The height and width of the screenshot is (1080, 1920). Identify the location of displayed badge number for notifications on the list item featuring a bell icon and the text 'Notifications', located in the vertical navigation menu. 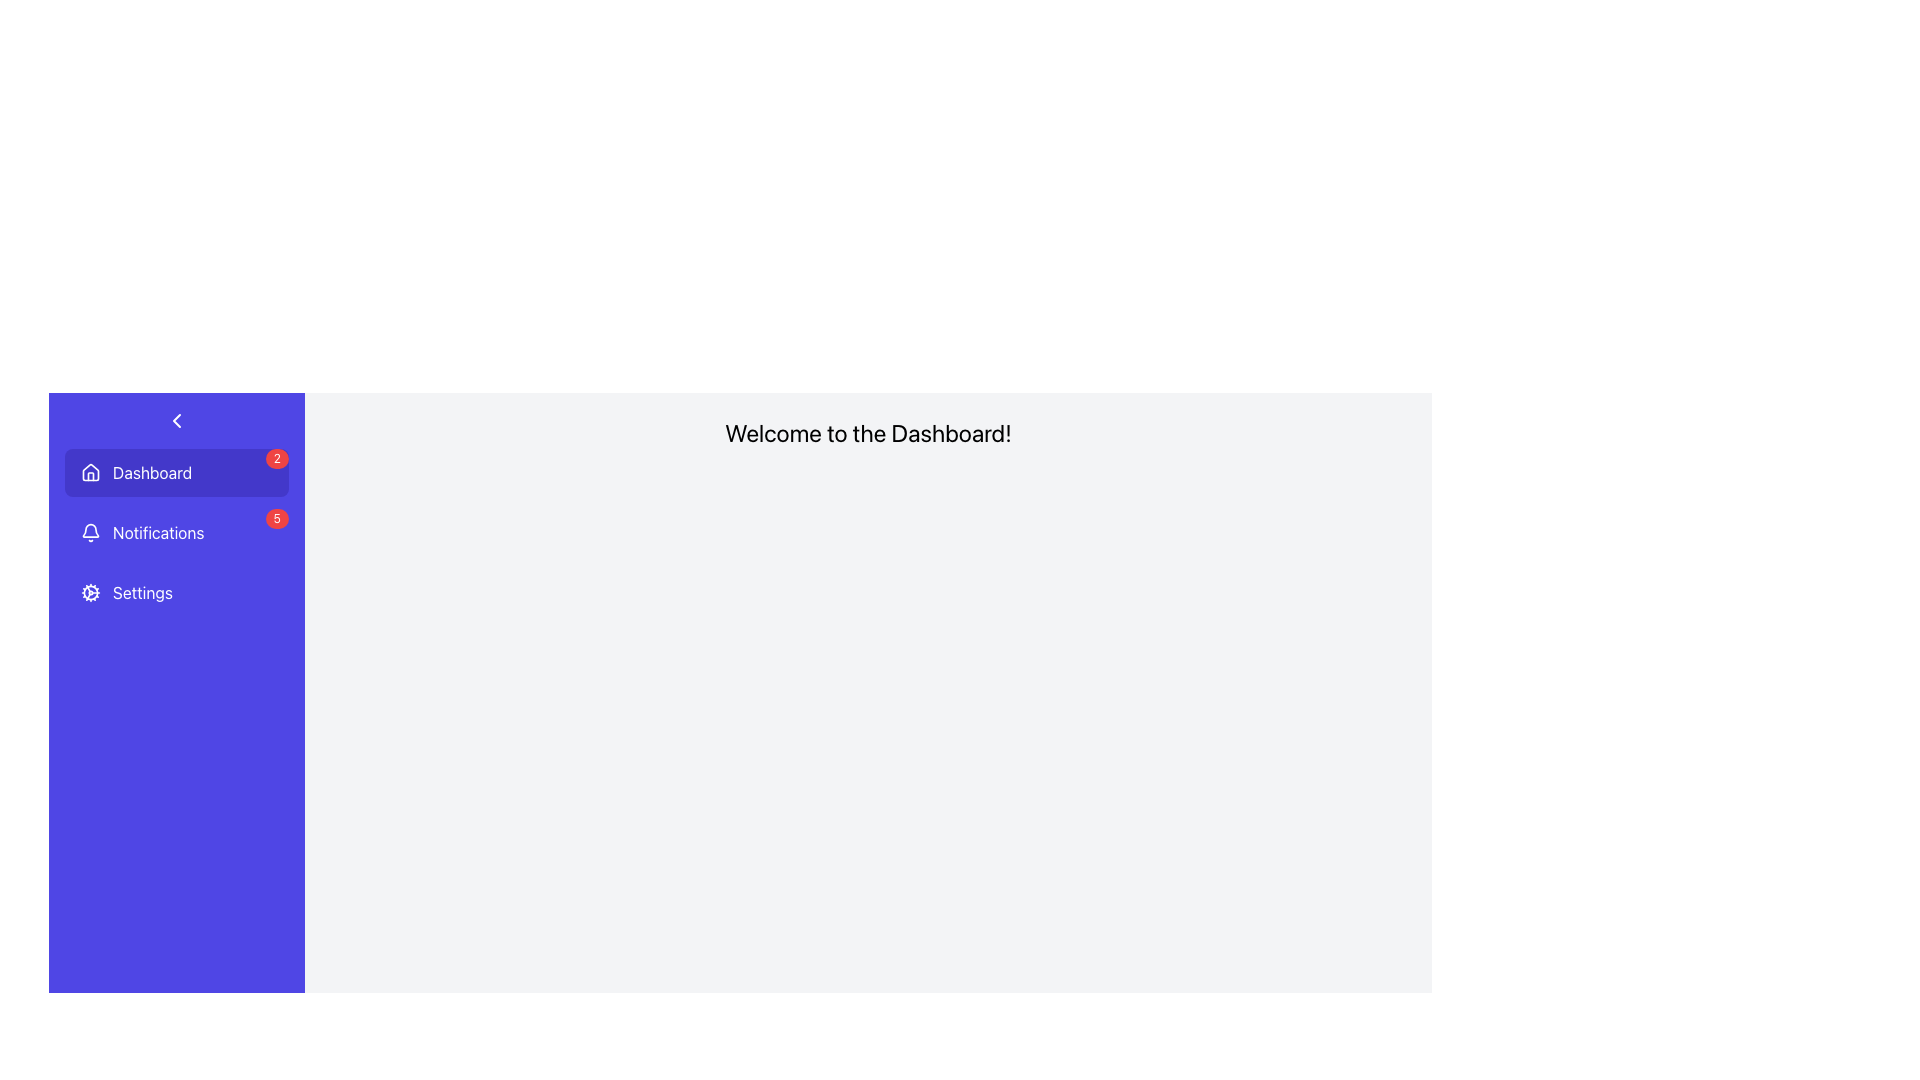
(177, 531).